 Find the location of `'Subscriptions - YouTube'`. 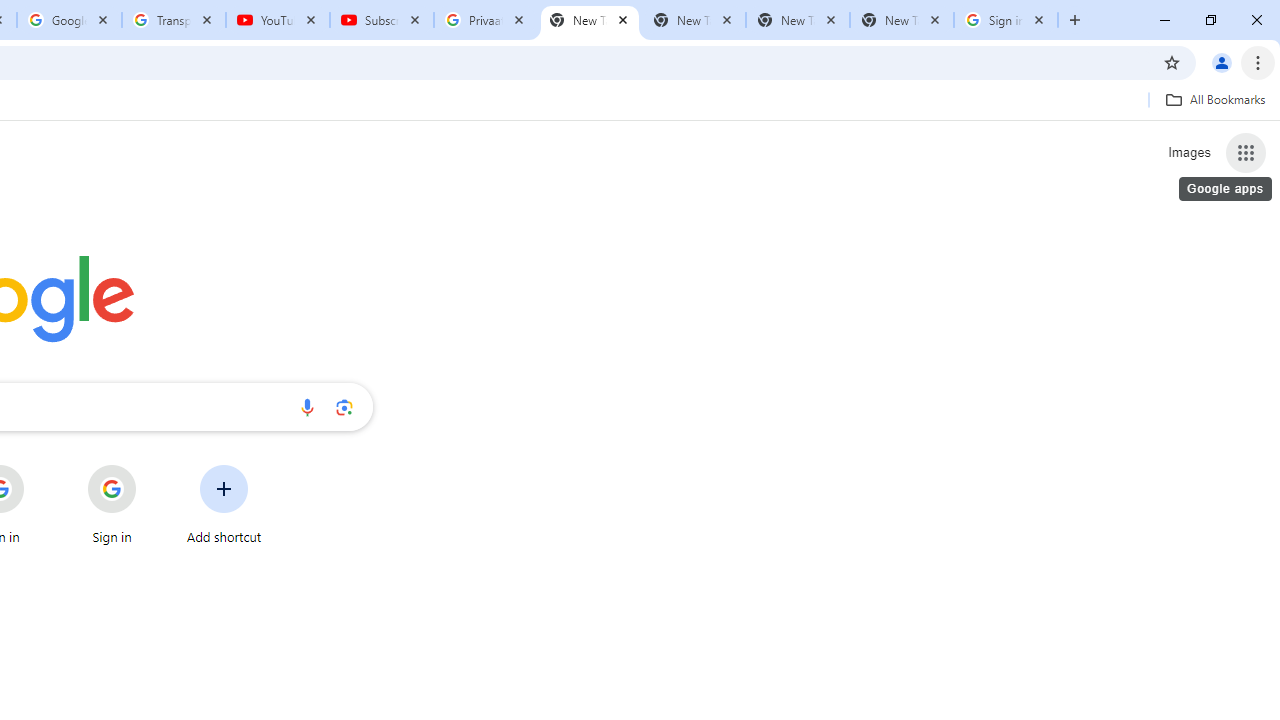

'Subscriptions - YouTube' is located at coordinates (382, 20).